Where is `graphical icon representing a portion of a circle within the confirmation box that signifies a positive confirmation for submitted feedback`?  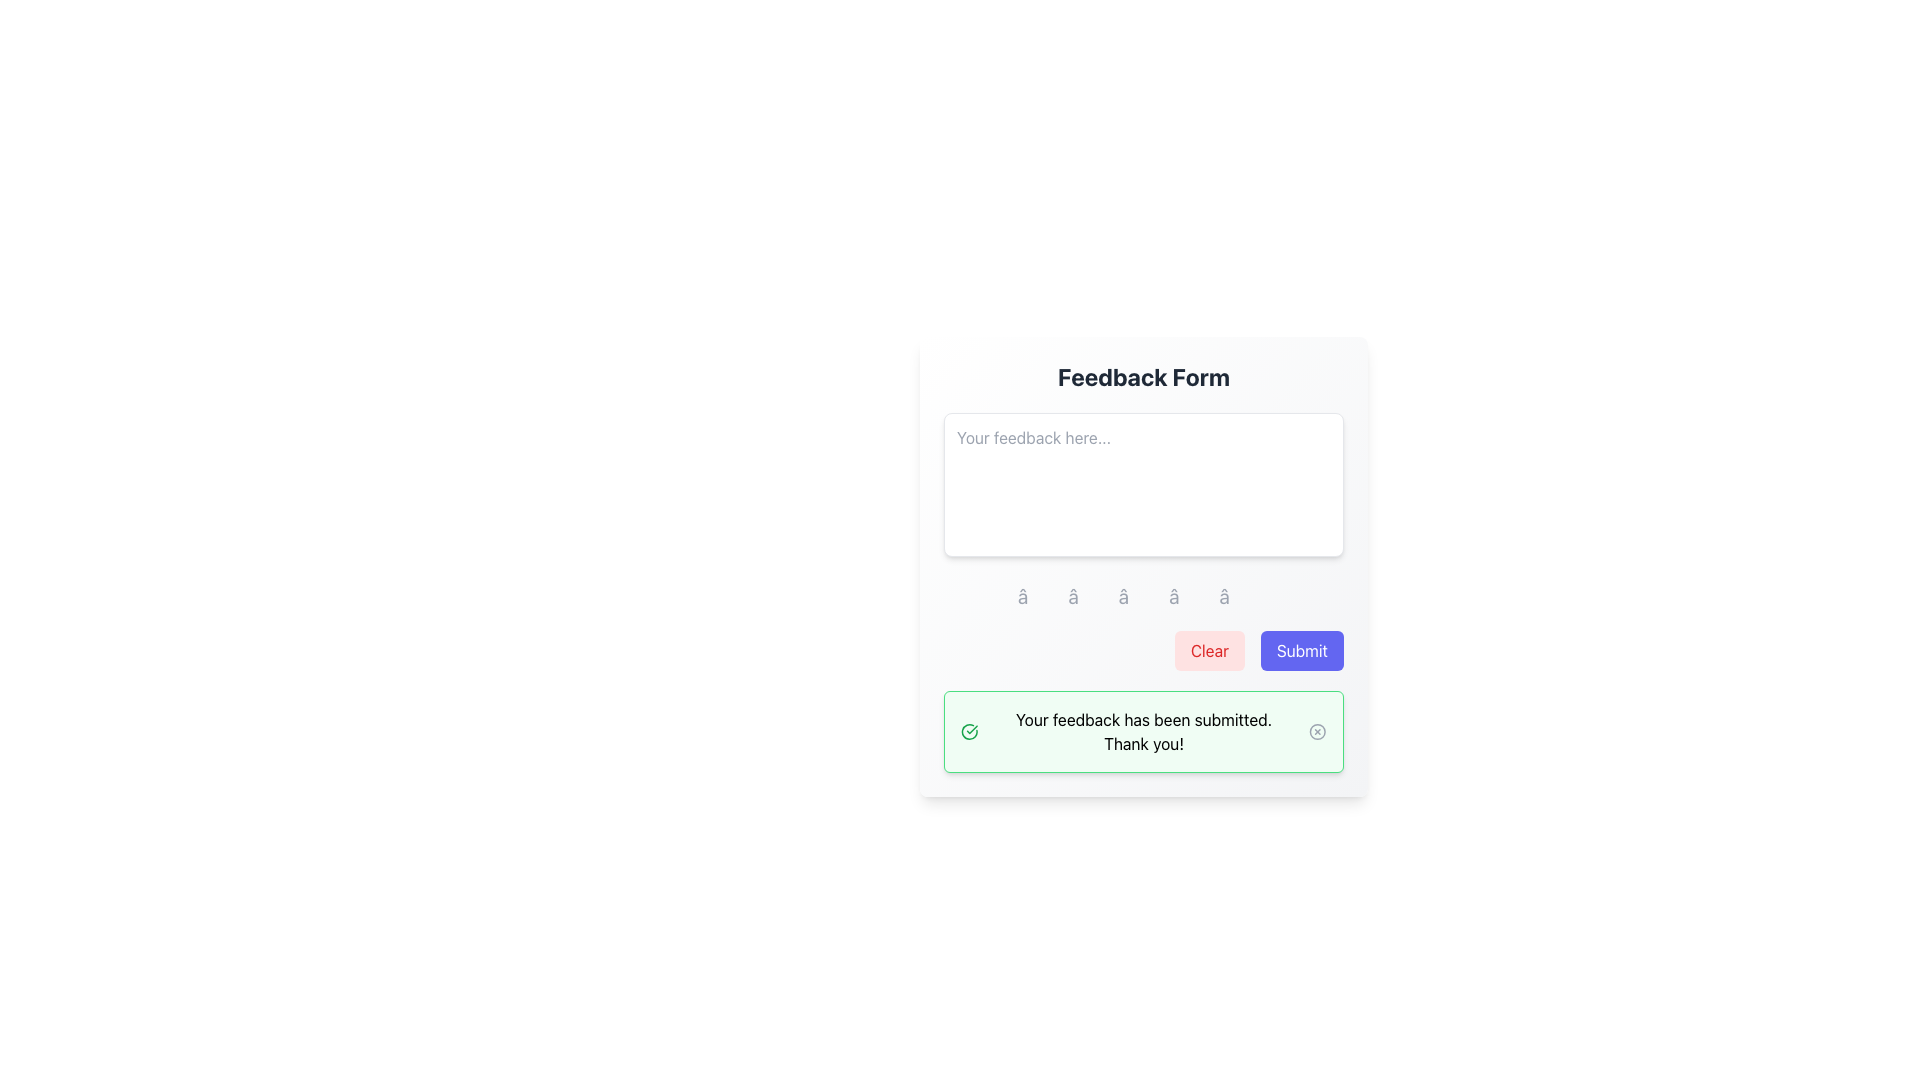 graphical icon representing a portion of a circle within the confirmation box that signifies a positive confirmation for submitted feedback is located at coordinates (969, 732).